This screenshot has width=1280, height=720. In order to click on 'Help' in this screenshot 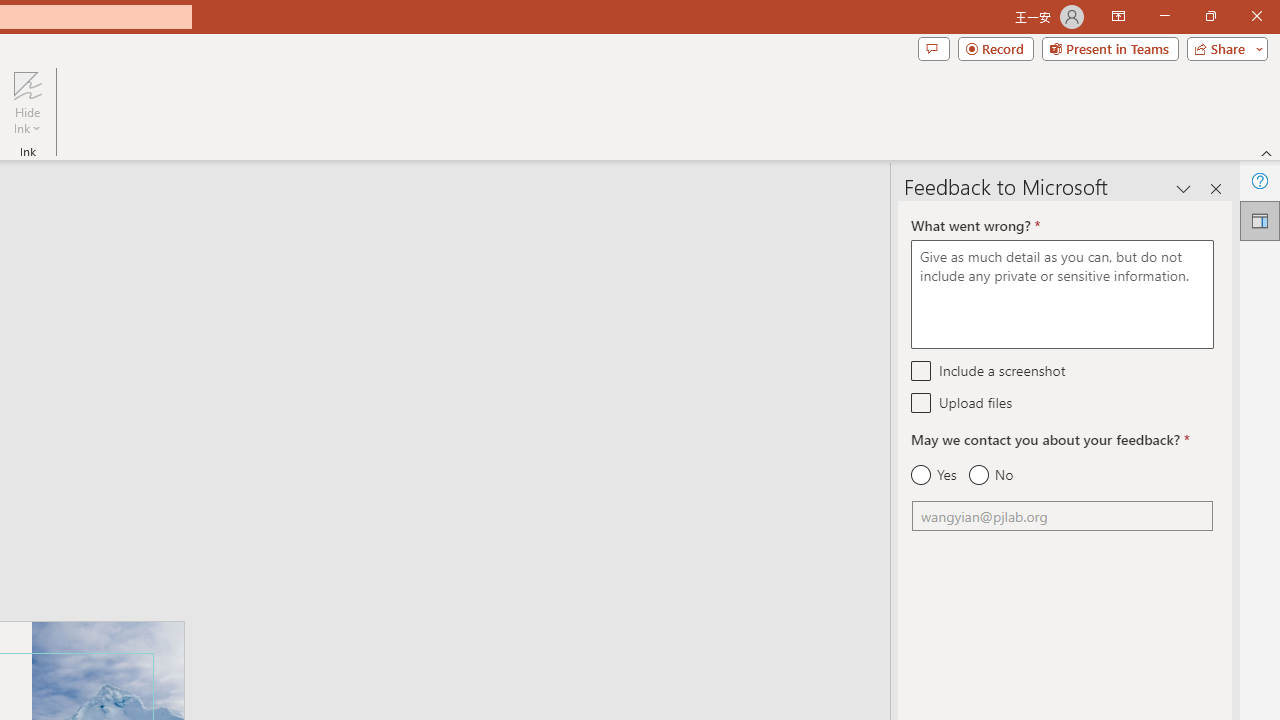, I will do `click(1259, 181)`.